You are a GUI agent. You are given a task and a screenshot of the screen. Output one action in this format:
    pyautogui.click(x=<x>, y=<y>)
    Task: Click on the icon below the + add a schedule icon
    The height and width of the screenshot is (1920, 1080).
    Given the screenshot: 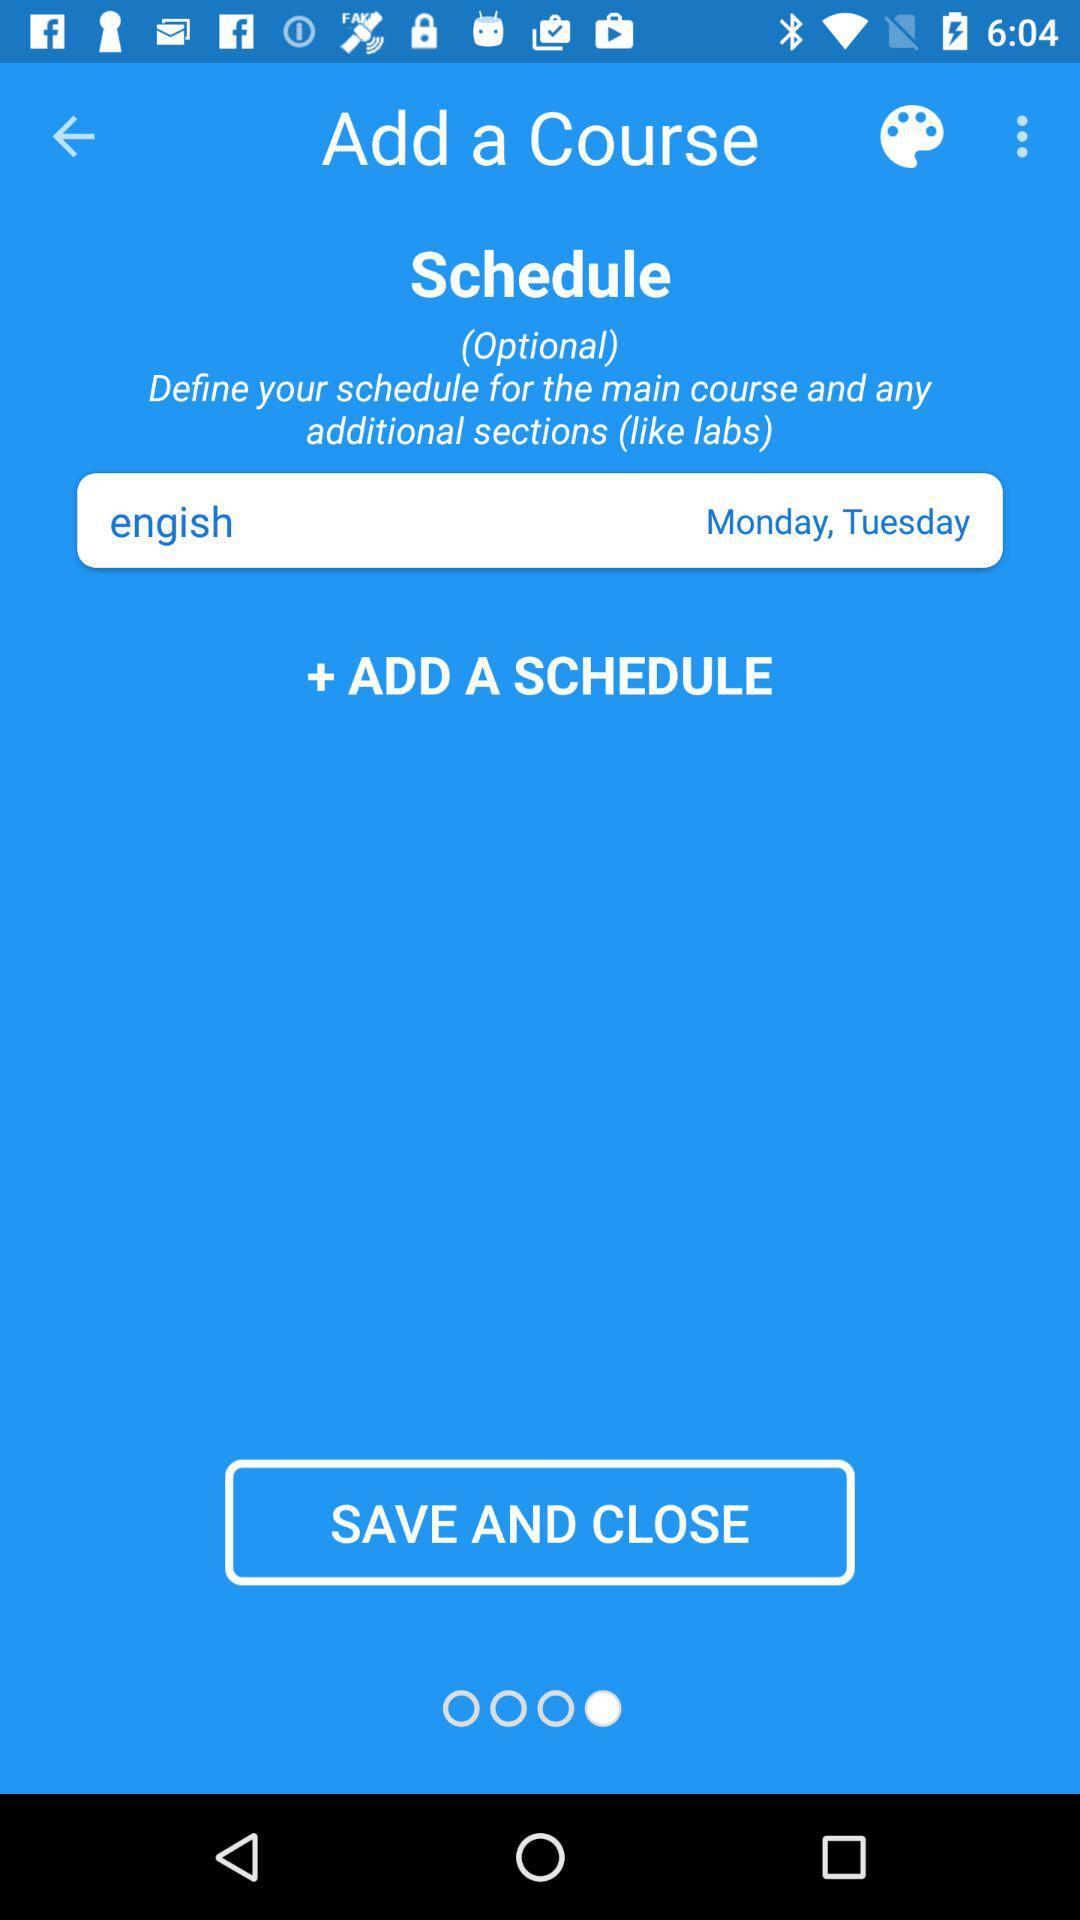 What is the action you would take?
    pyautogui.click(x=540, y=1521)
    